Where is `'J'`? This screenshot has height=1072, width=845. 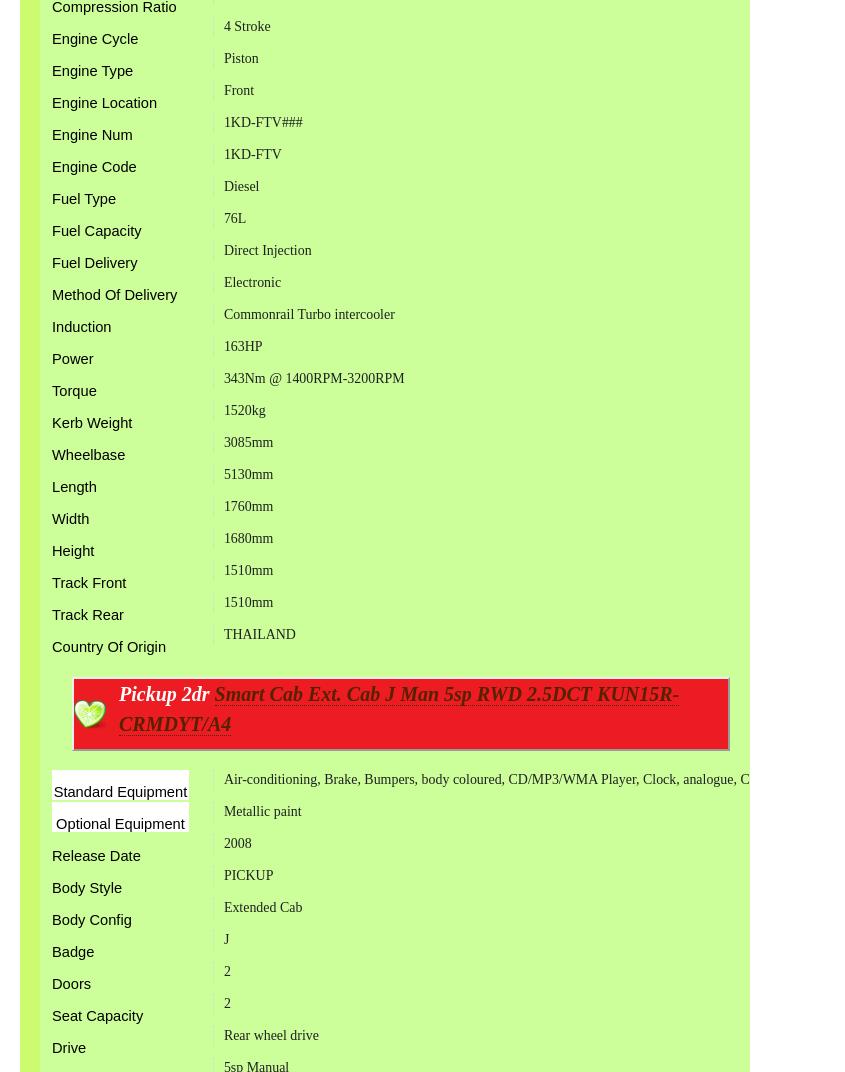
'J' is located at coordinates (221, 938).